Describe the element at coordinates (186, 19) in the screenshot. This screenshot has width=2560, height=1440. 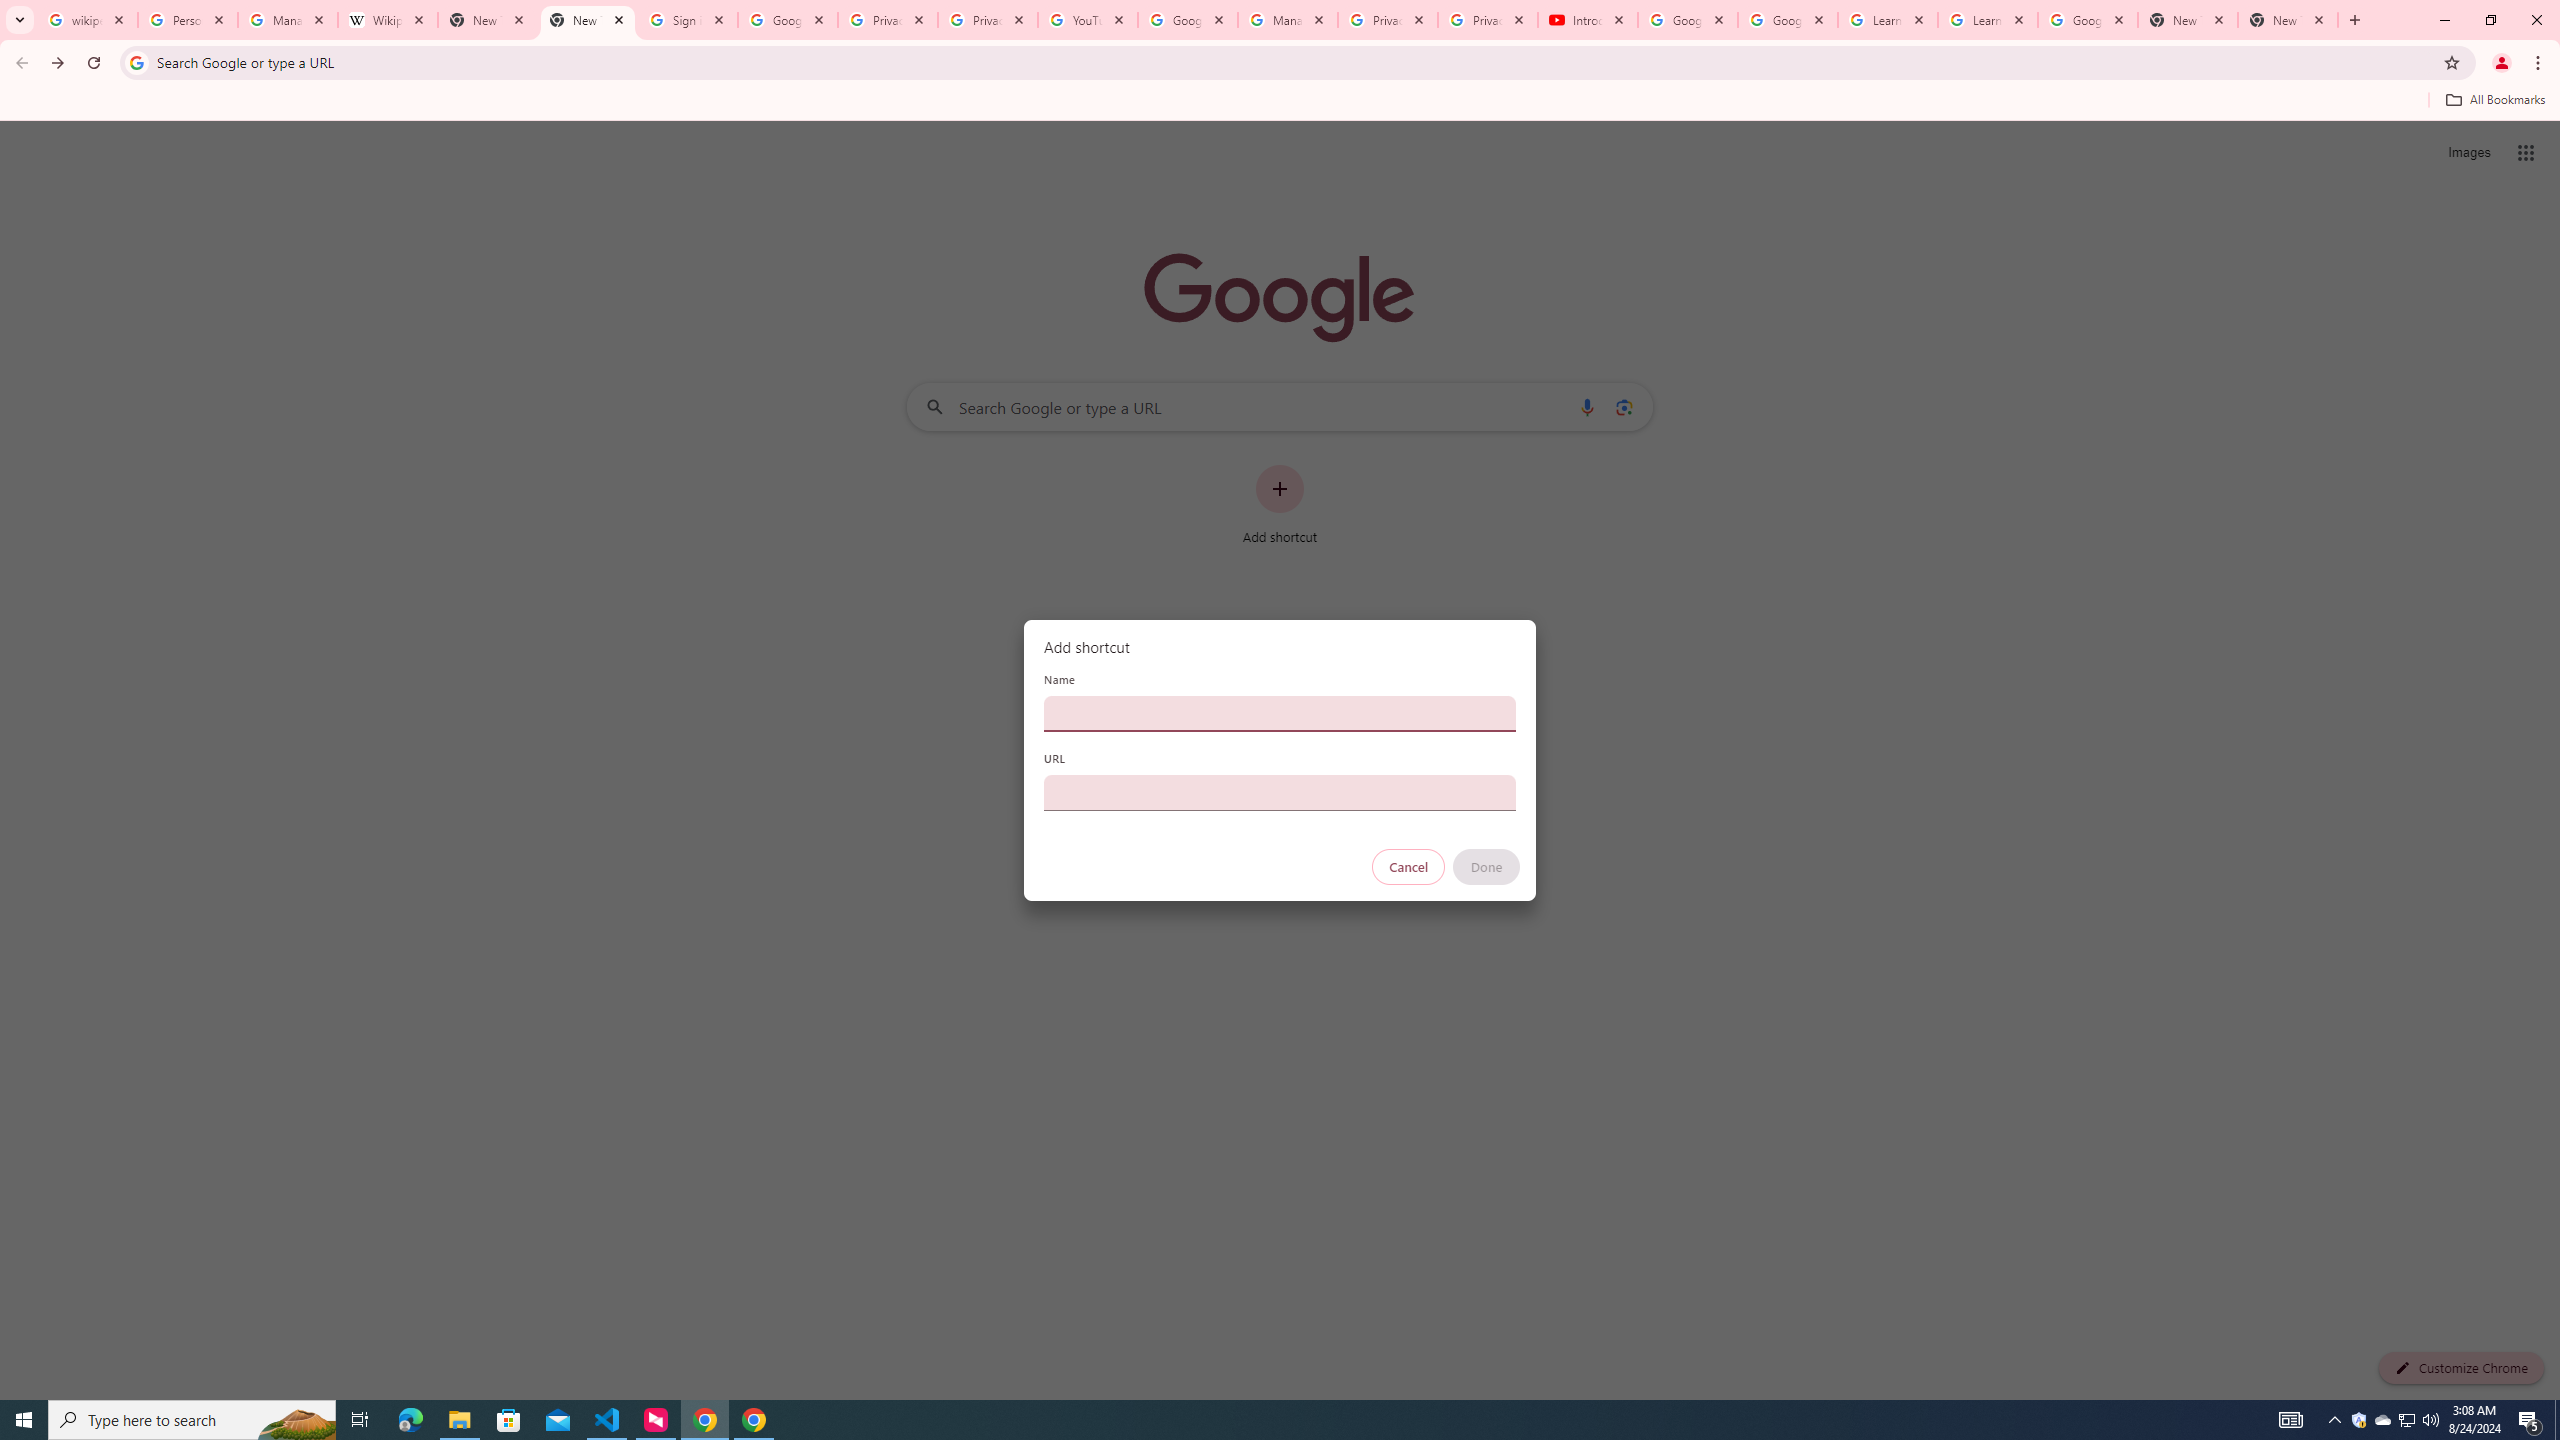
I see `'Personalization & Google Search results - Google Search Help'` at that location.